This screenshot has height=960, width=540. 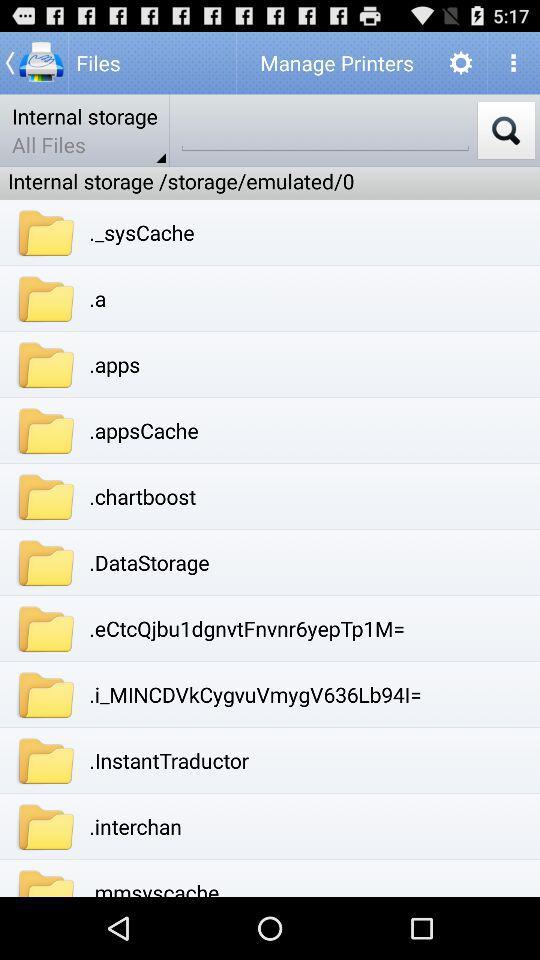 I want to click on search option, so click(x=325, y=129).